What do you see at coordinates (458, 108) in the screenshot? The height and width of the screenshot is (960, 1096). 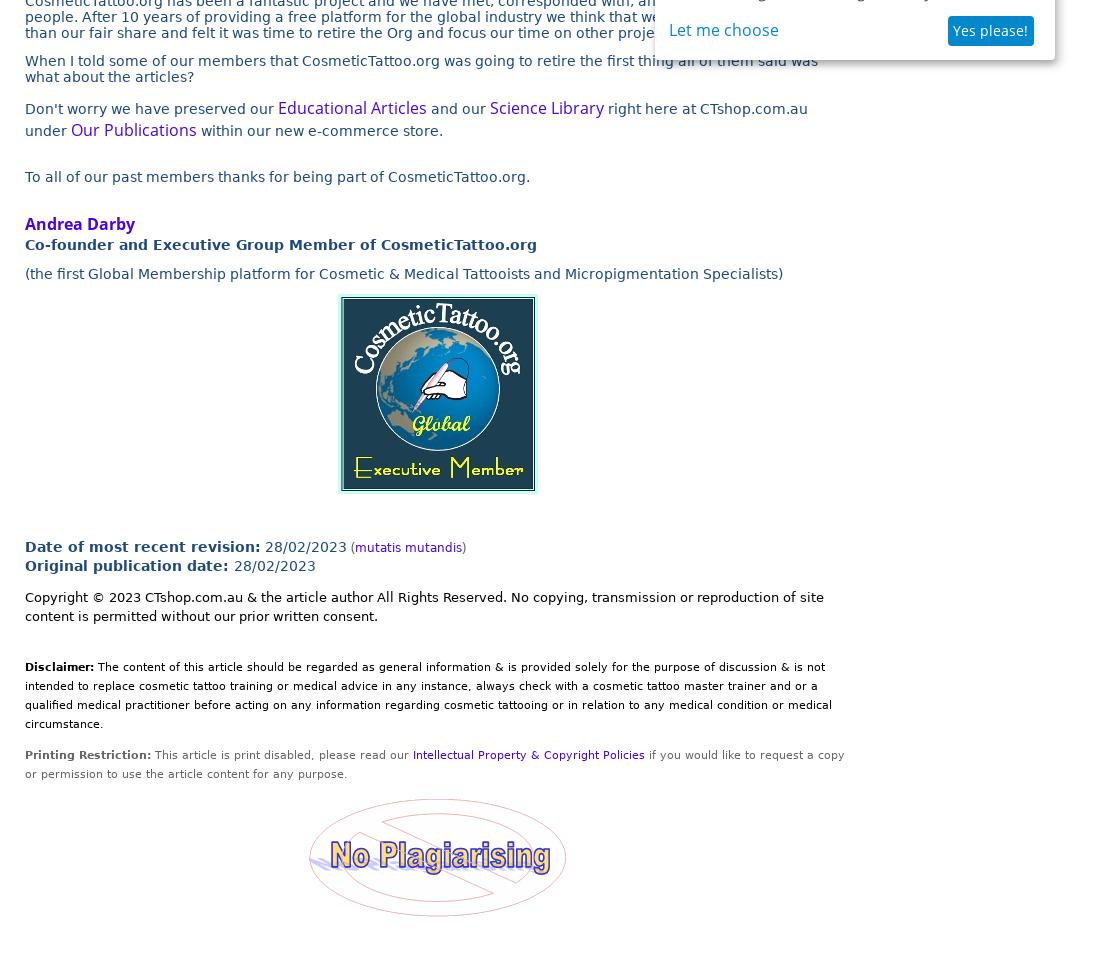 I see `'and our'` at bounding box center [458, 108].